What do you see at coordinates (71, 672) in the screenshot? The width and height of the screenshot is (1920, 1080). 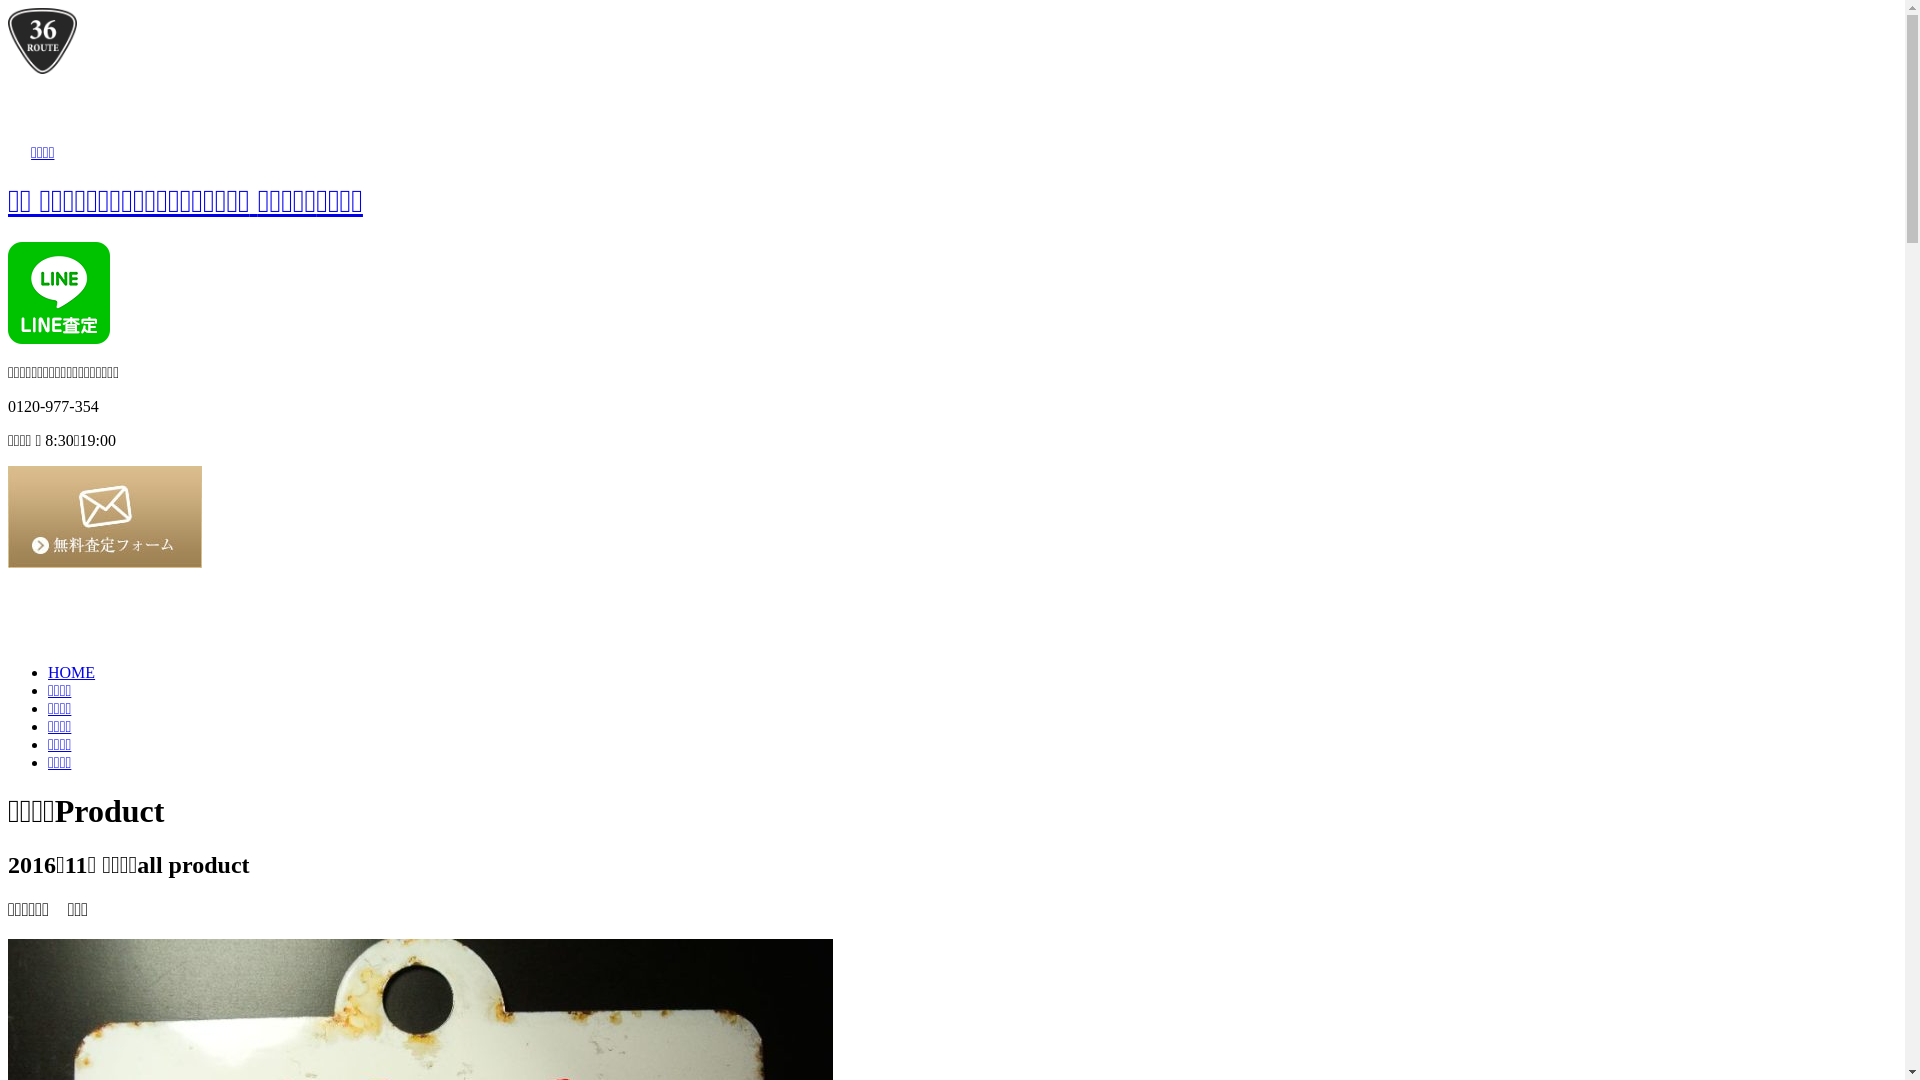 I see `'HOME'` at bounding box center [71, 672].